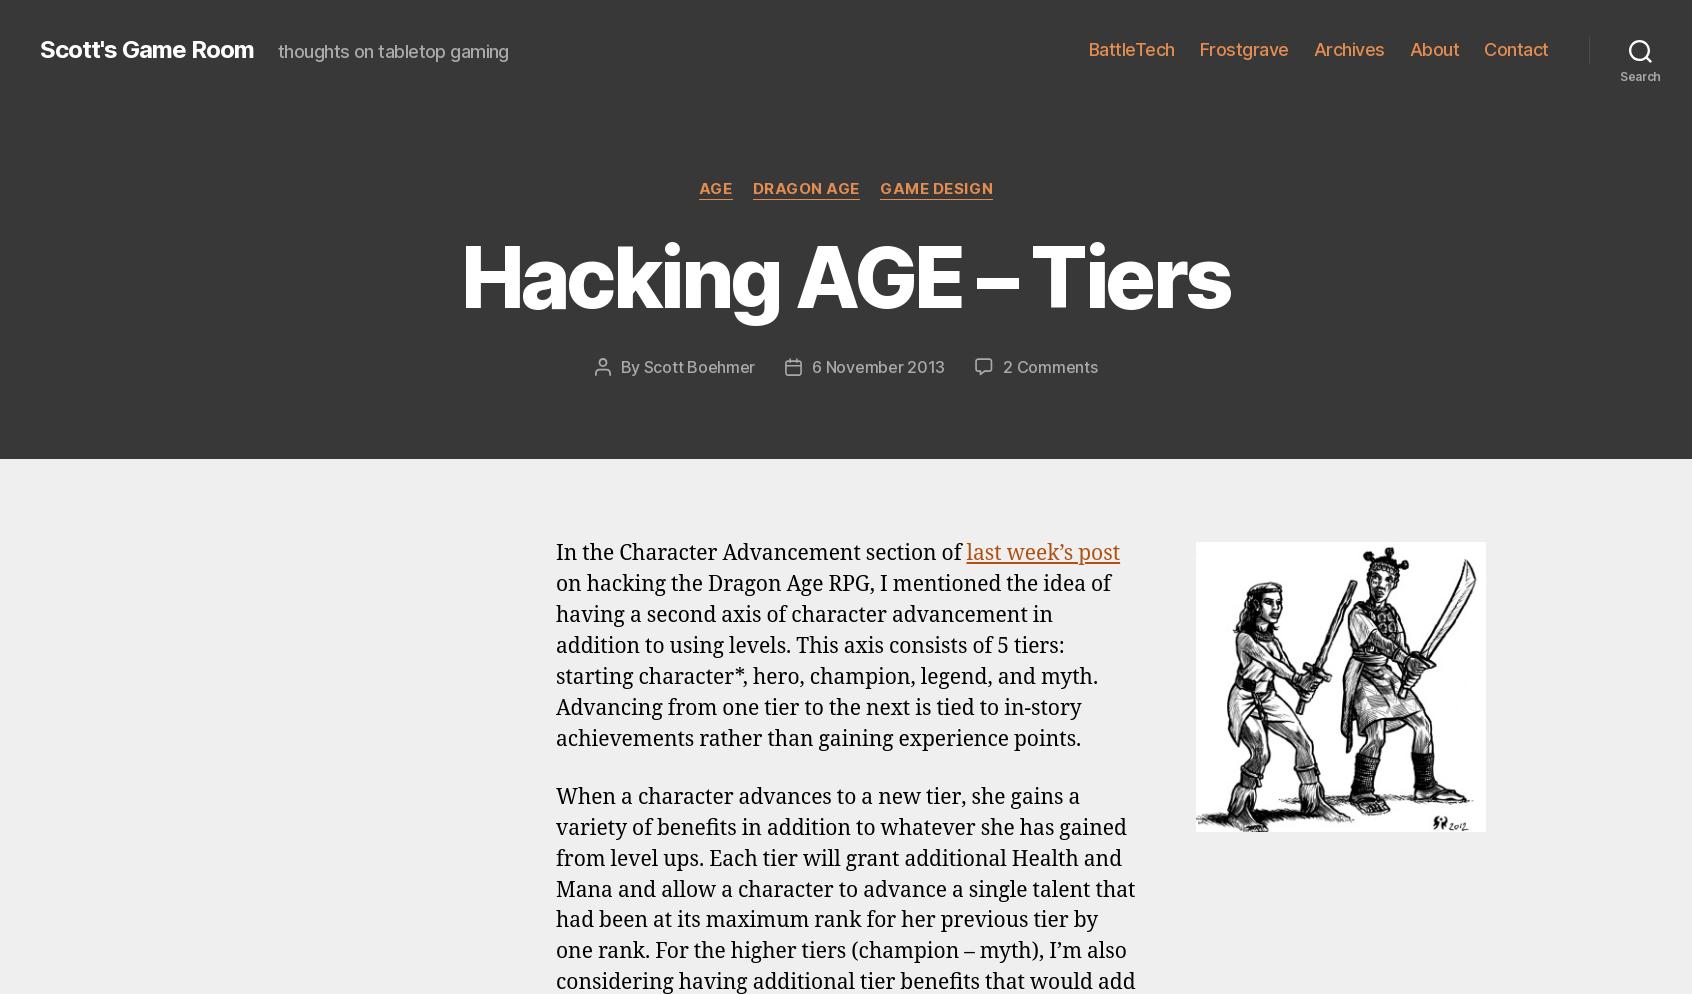 This screenshot has width=1692, height=994. Describe the element at coordinates (719, 477) in the screenshot. I see `'game design'` at that location.